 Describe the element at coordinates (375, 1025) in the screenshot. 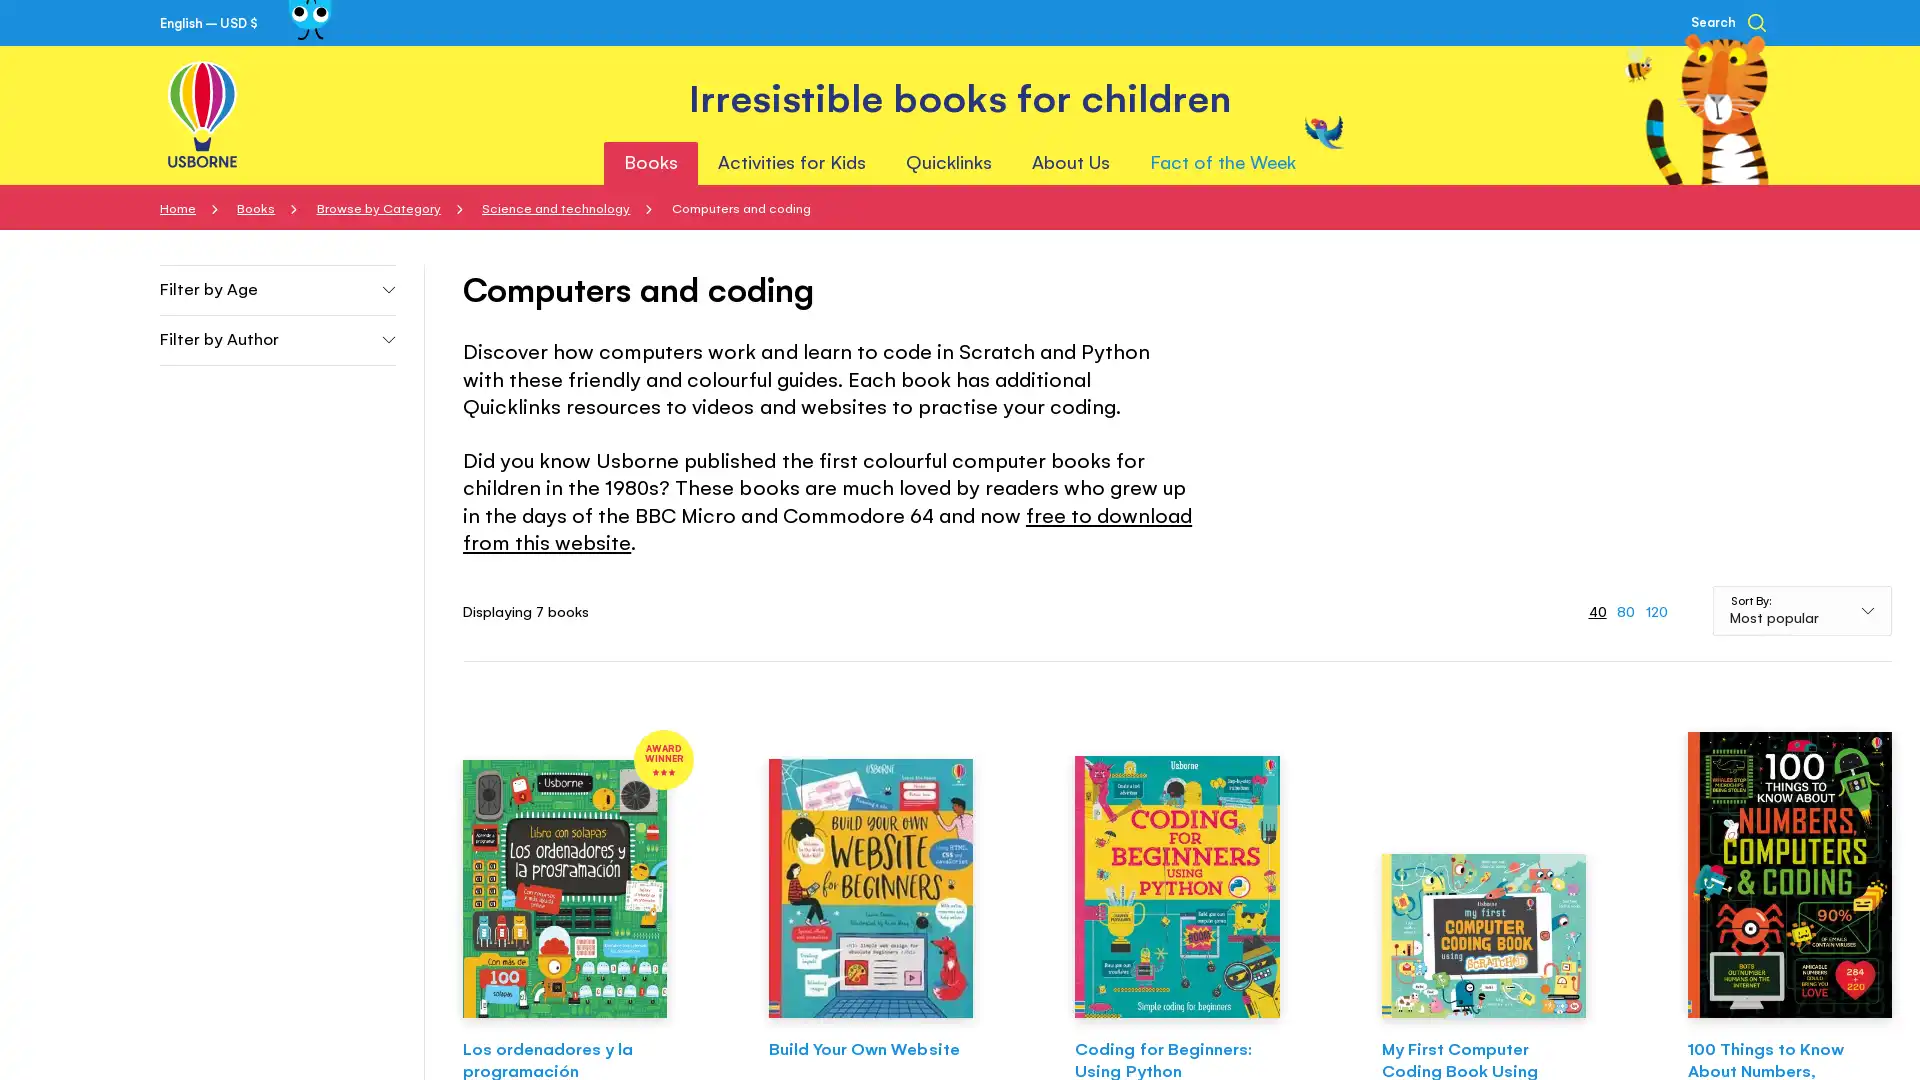

I see `Cookies Settings` at that location.